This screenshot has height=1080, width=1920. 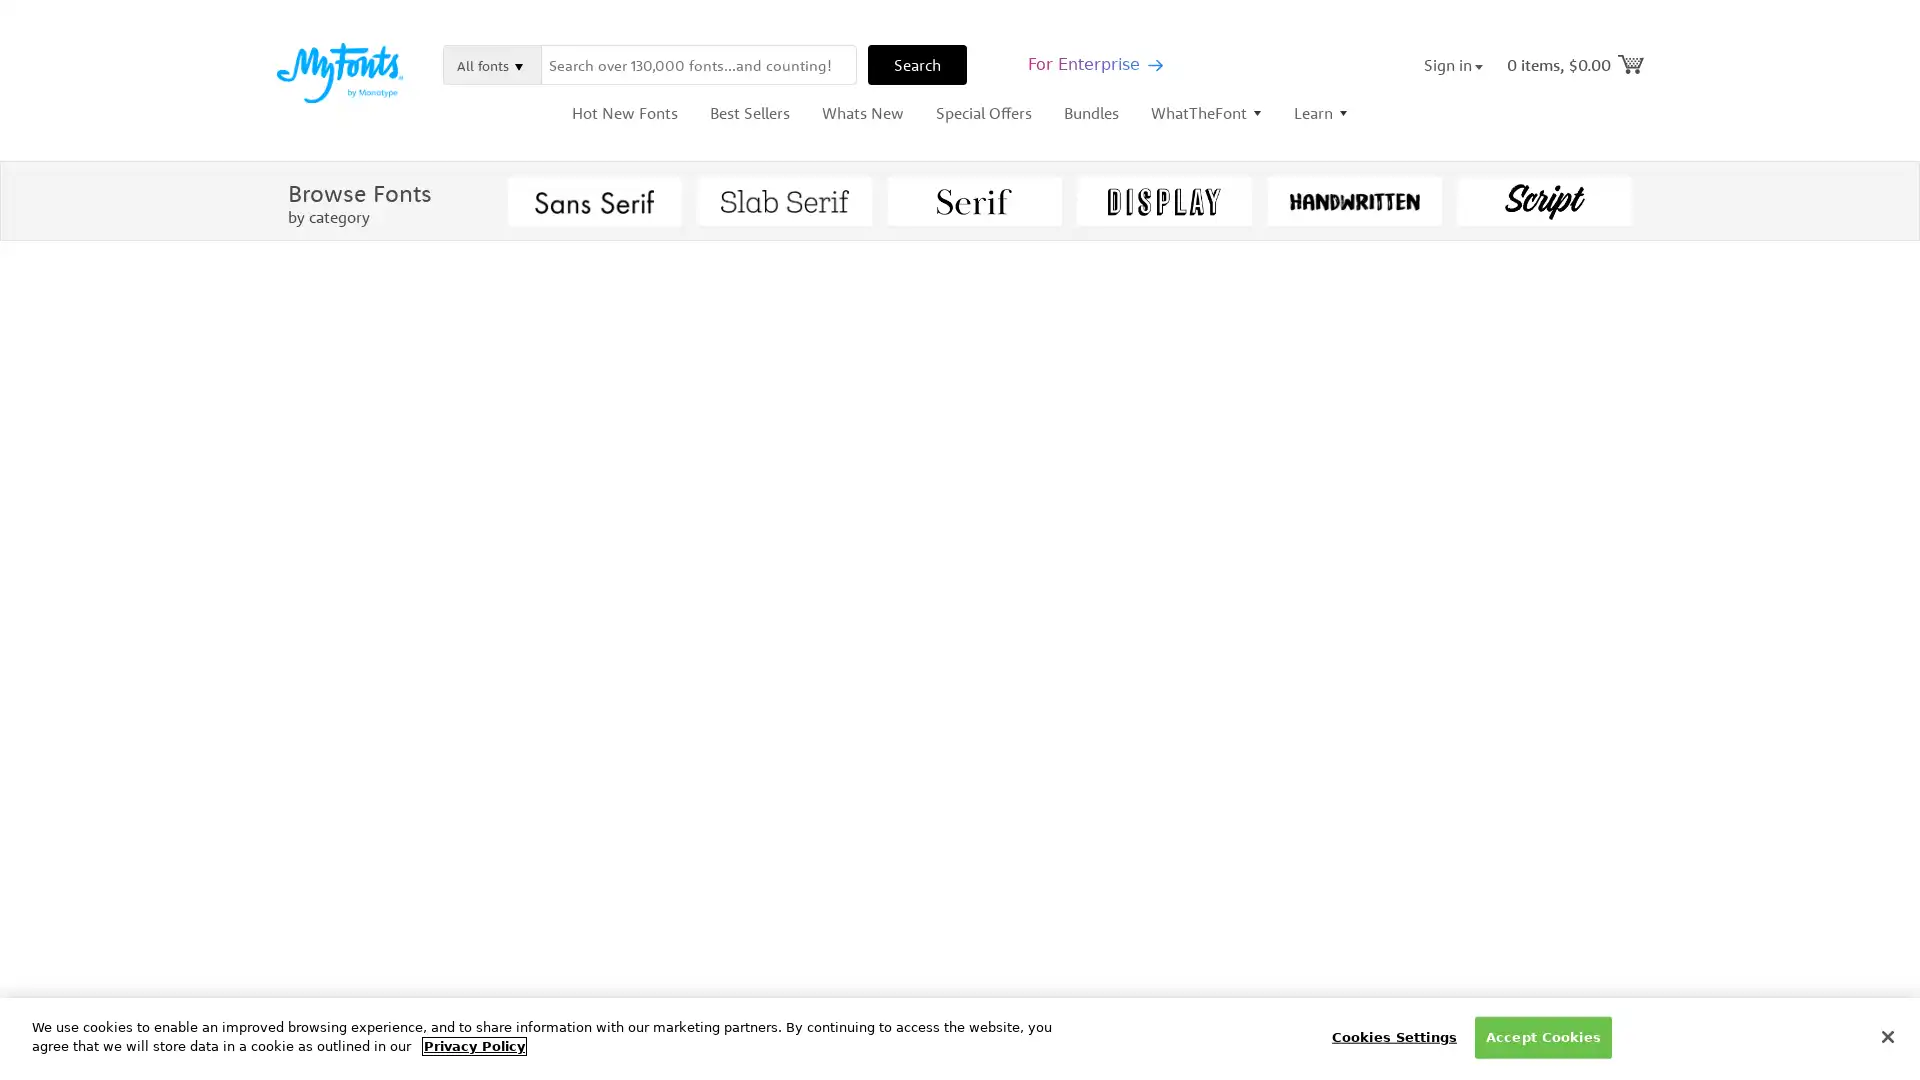 I want to click on Sign in, so click(x=1453, y=64).